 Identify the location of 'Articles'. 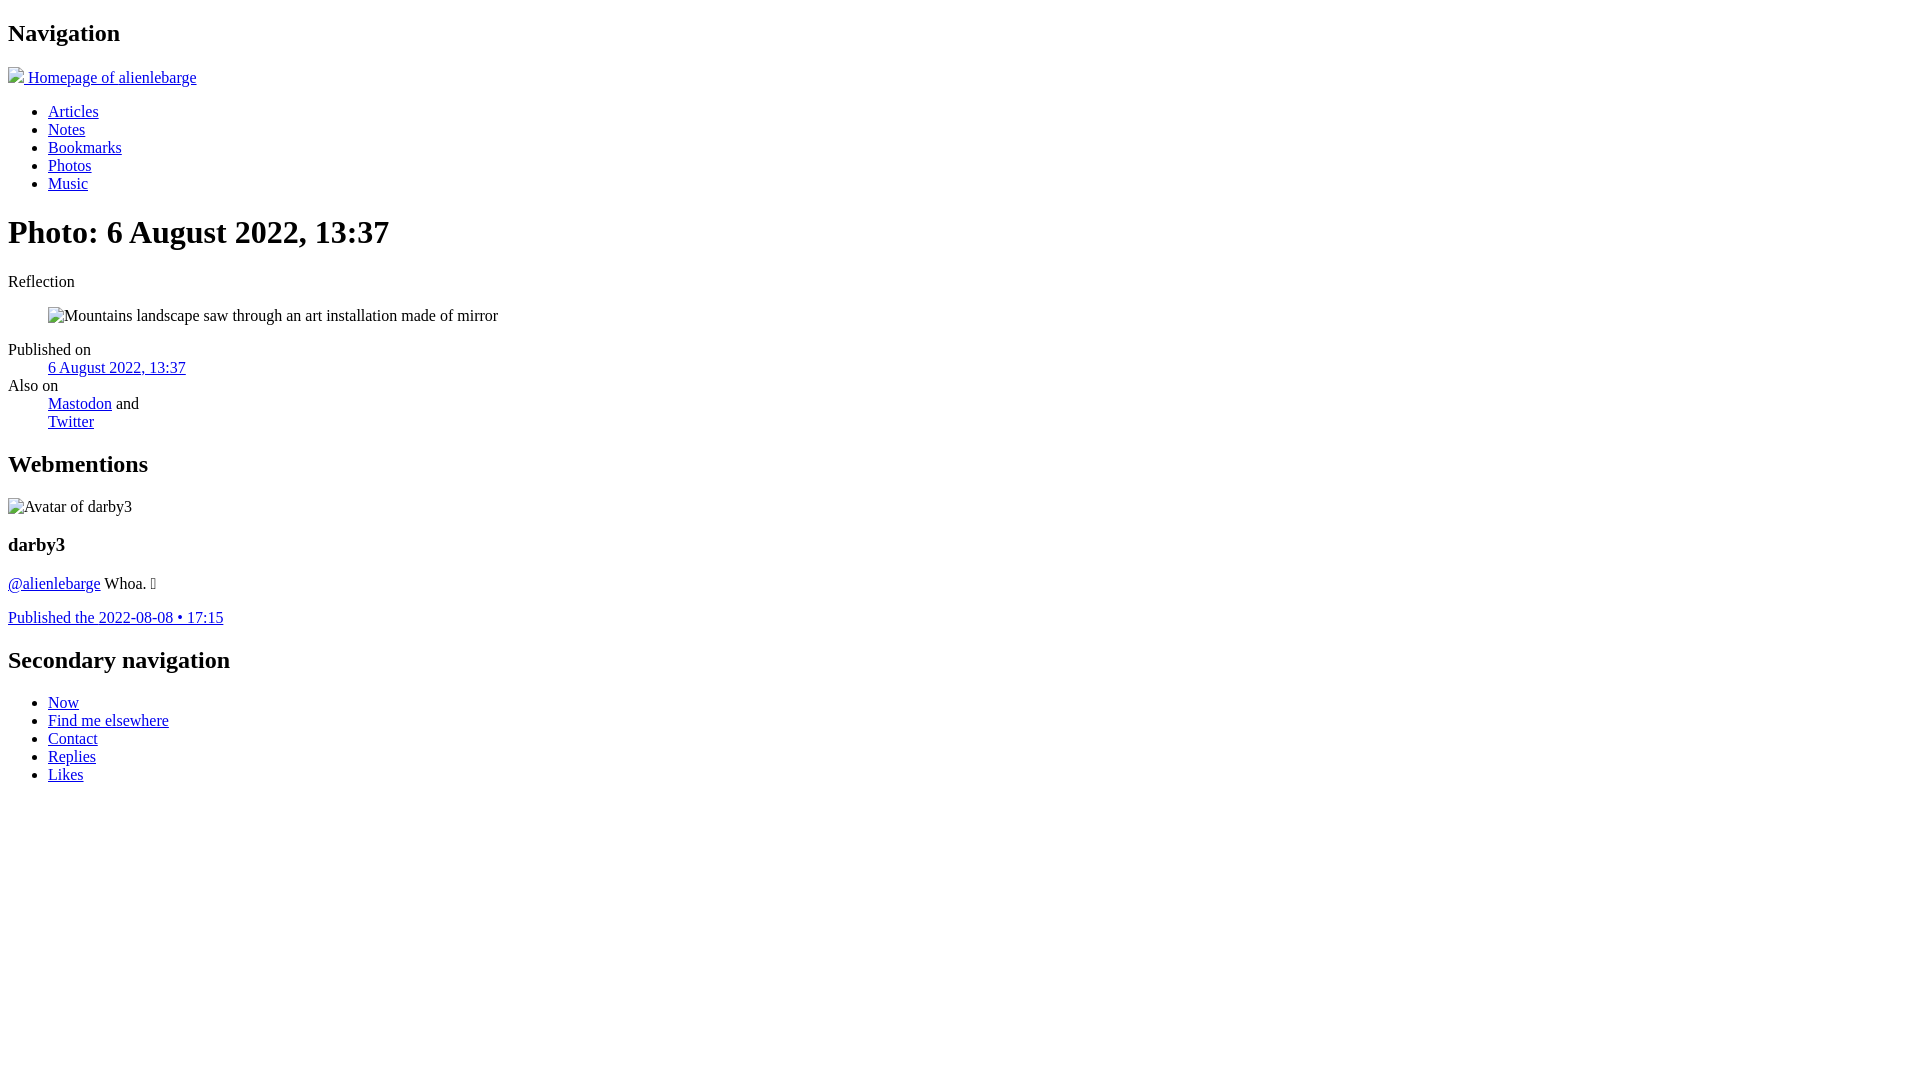
(73, 111).